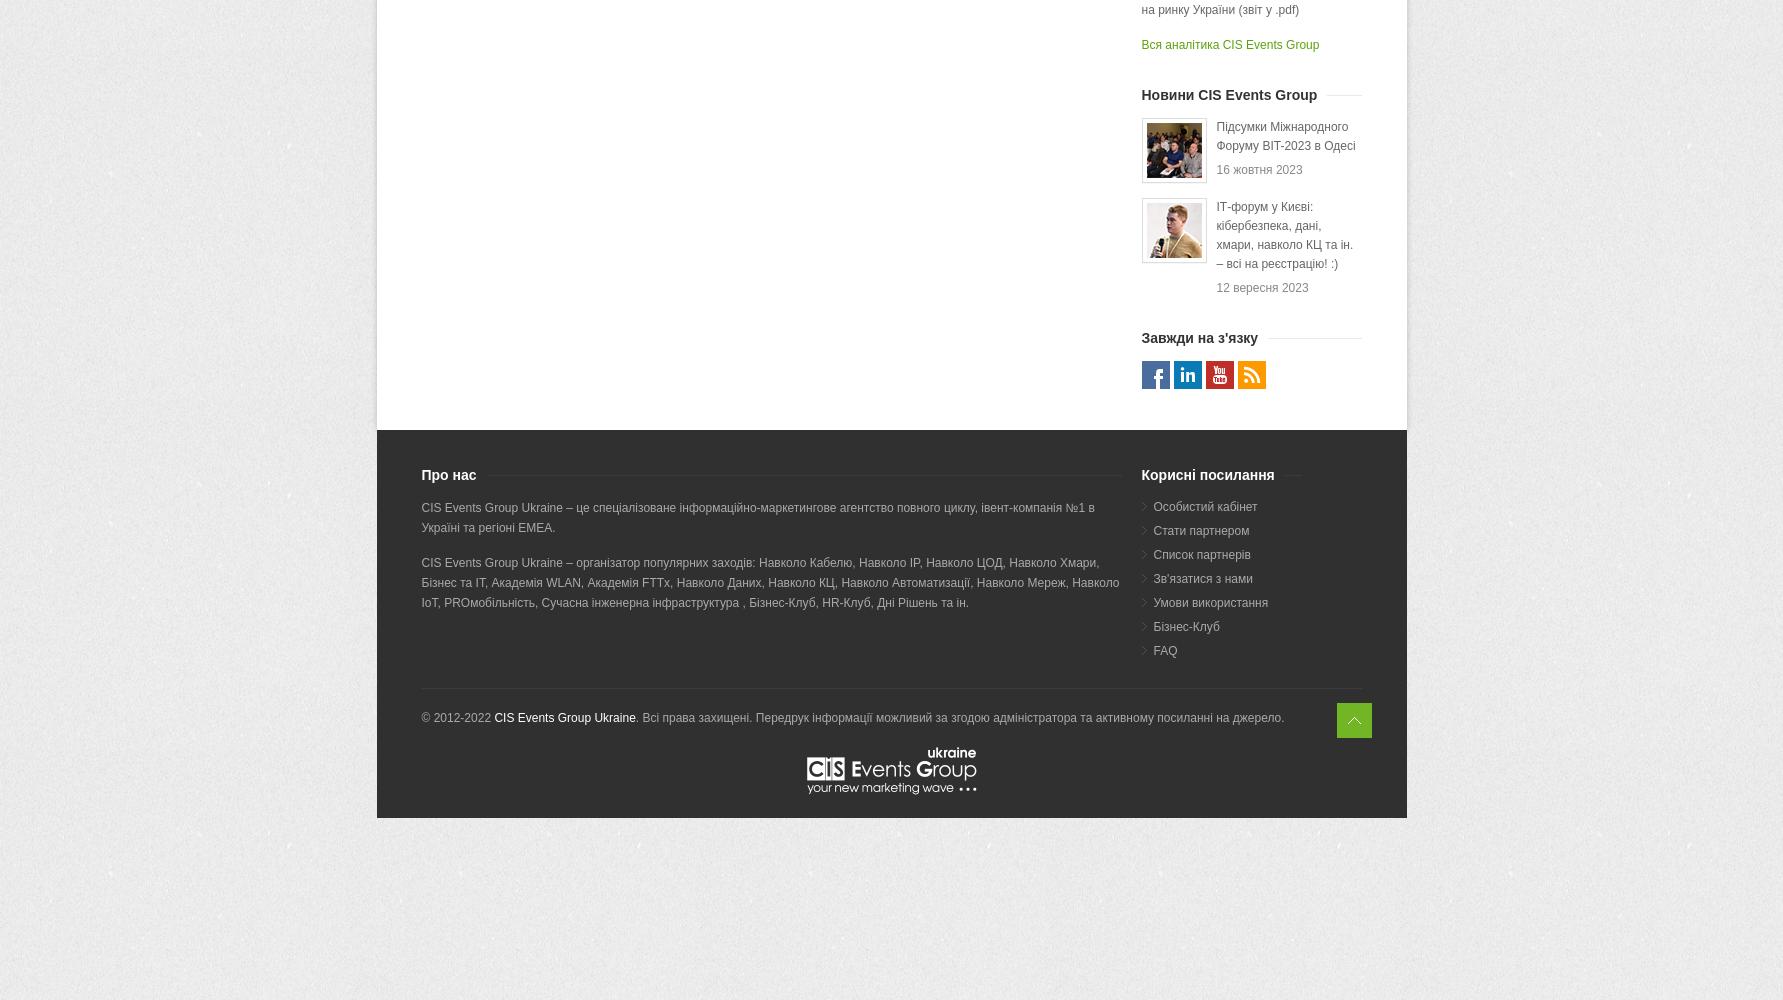 The width and height of the screenshot is (1783, 1000). What do you see at coordinates (1216, 170) in the screenshot?
I see `'16 жовтня 2023'` at bounding box center [1216, 170].